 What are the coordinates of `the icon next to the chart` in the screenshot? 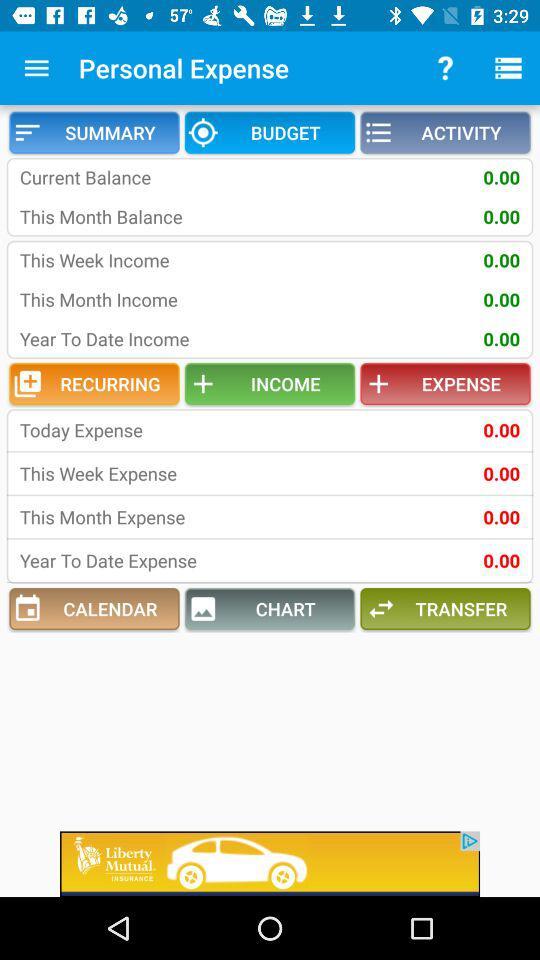 It's located at (93, 608).